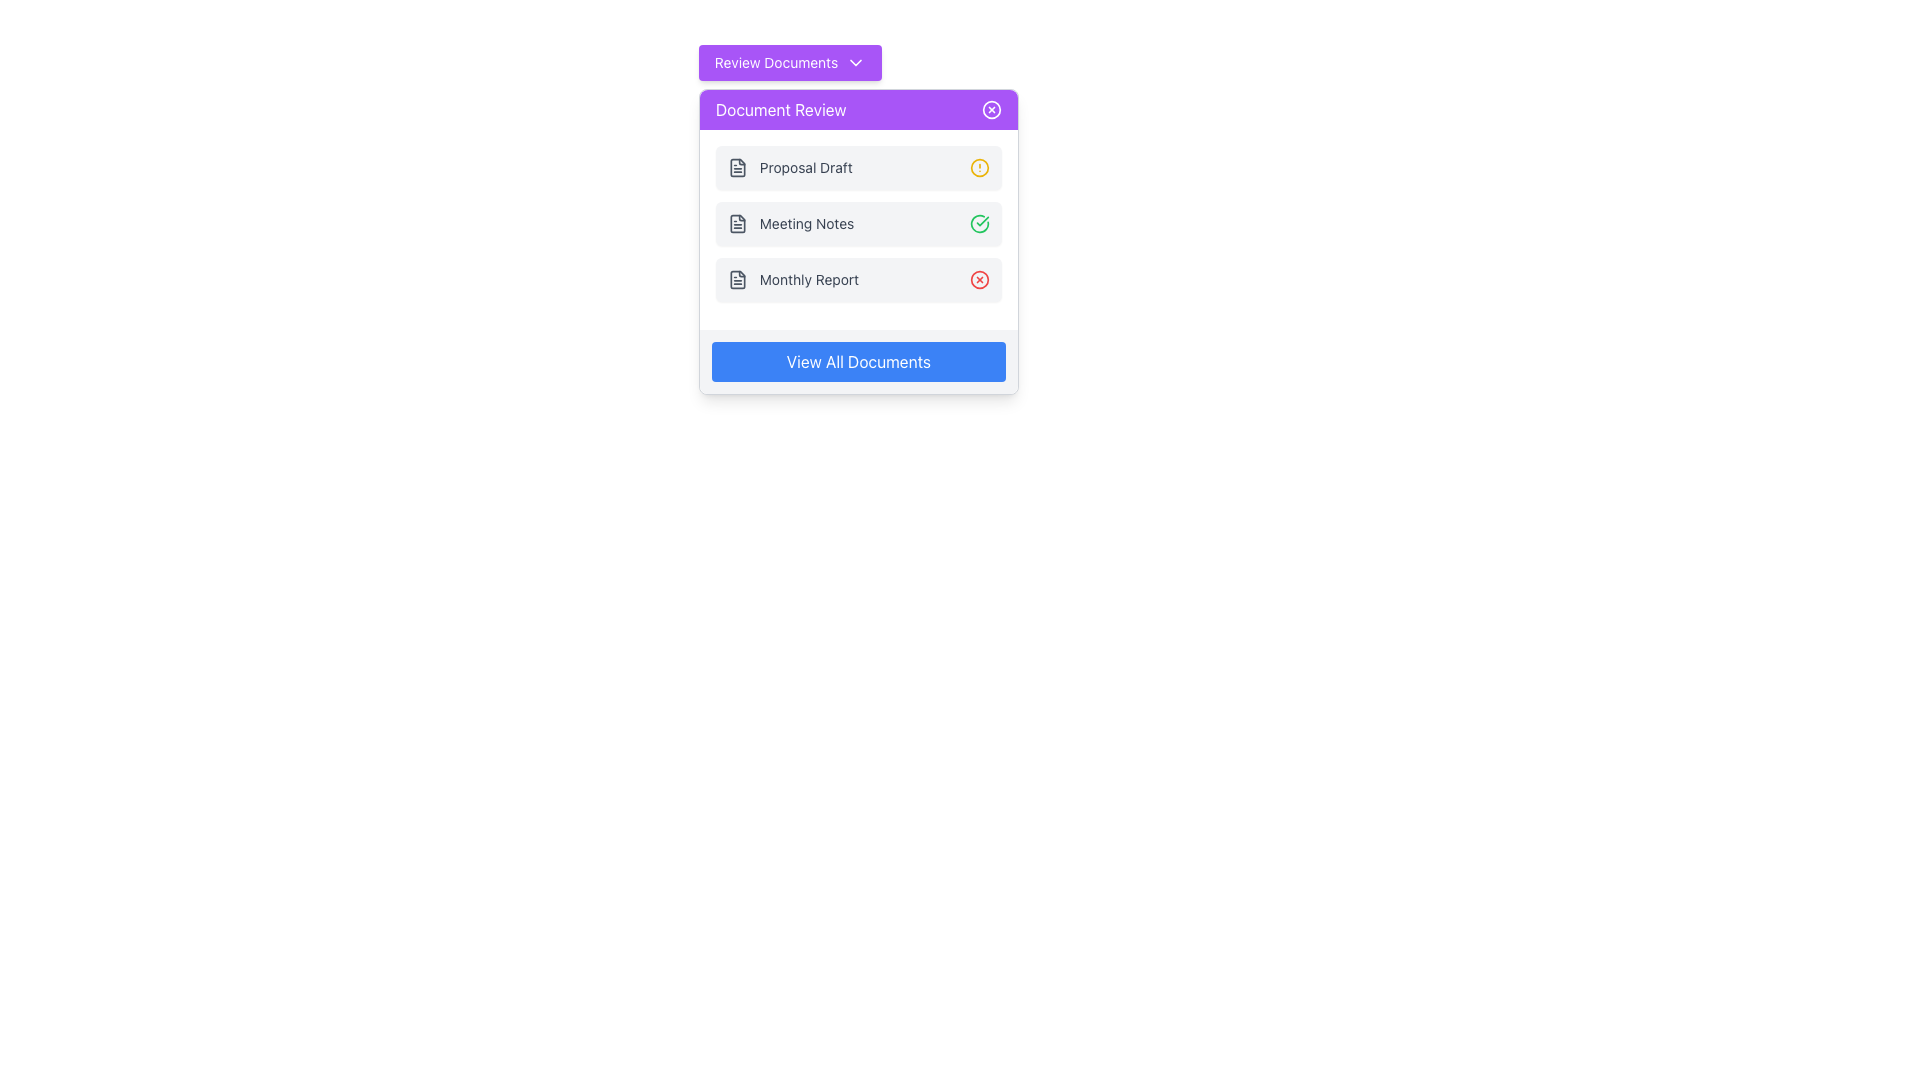 This screenshot has width=1920, height=1080. I want to click on the alert icon located to the right of the 'Proposal Draft' text within the Document Review card, which serves as a status indicator, so click(979, 167).